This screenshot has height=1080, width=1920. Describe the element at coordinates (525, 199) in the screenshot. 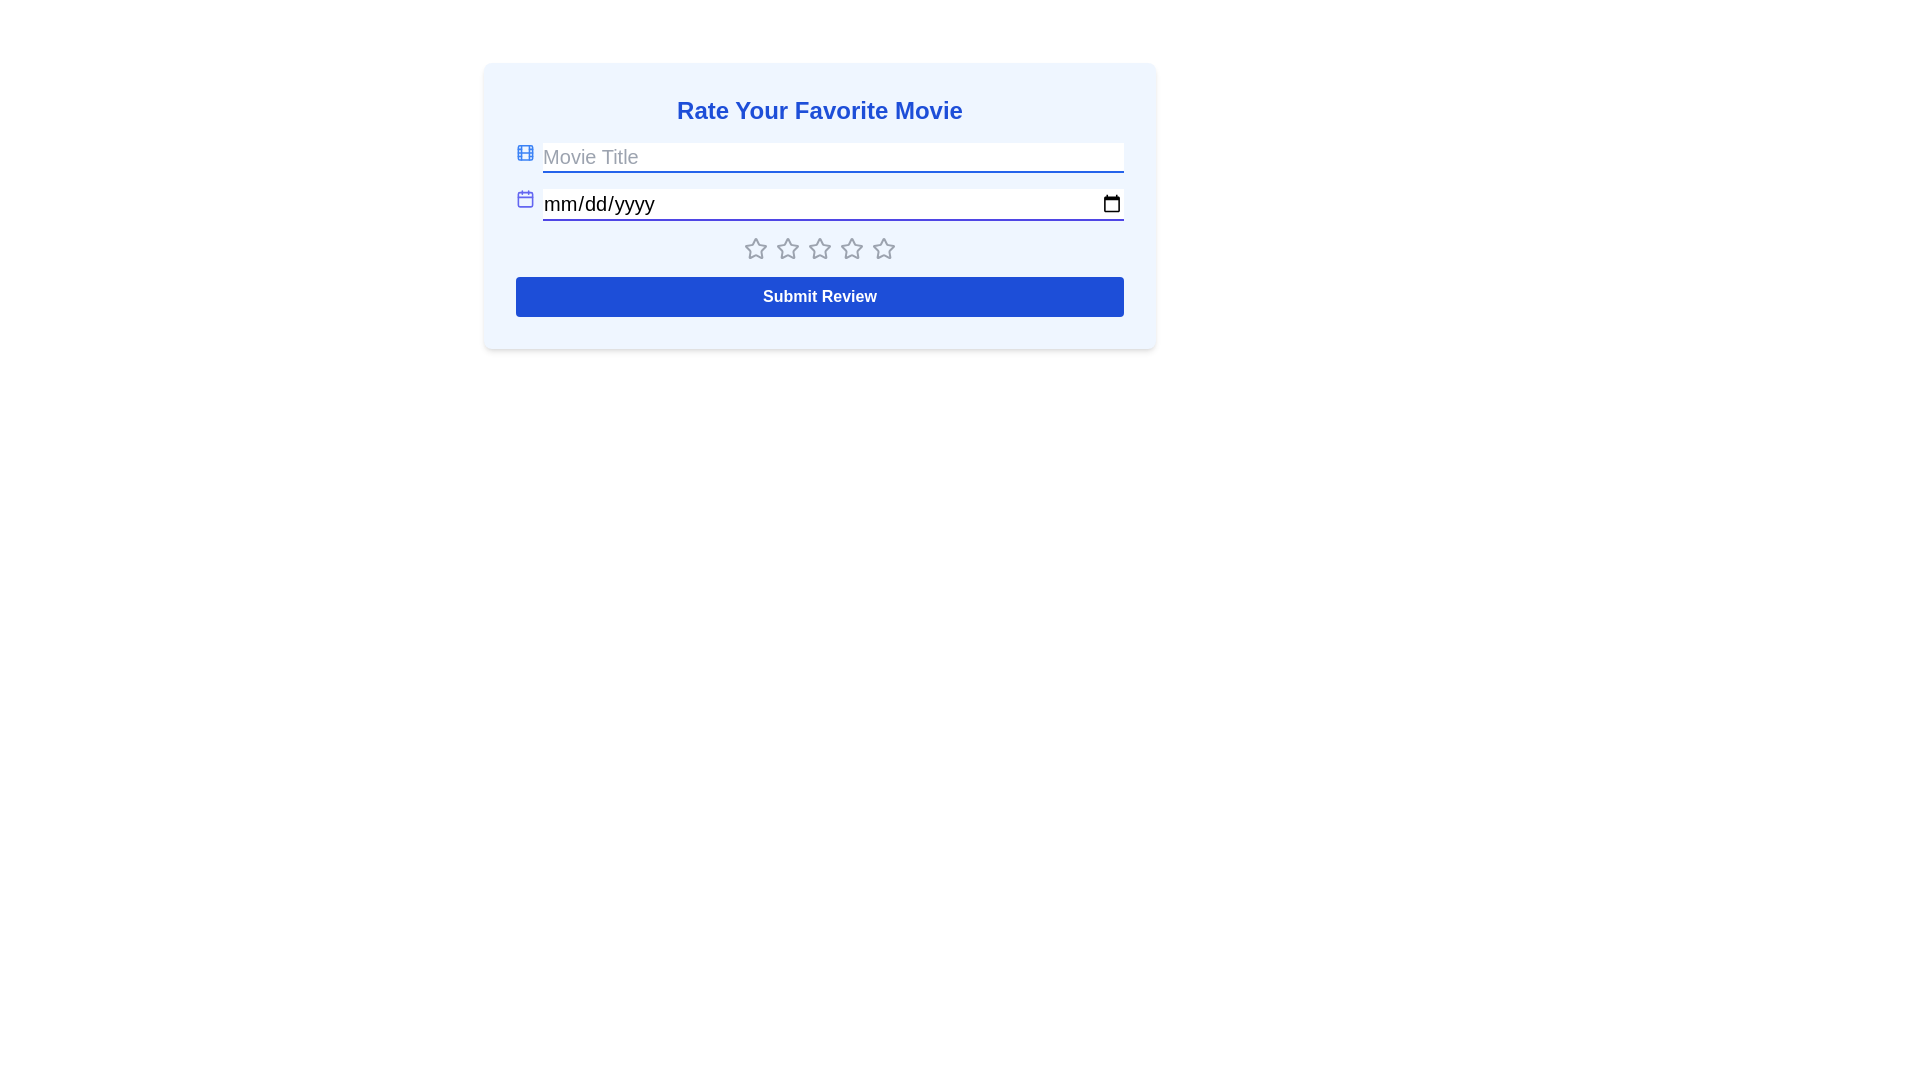

I see `the icon next to the release date input field` at that location.